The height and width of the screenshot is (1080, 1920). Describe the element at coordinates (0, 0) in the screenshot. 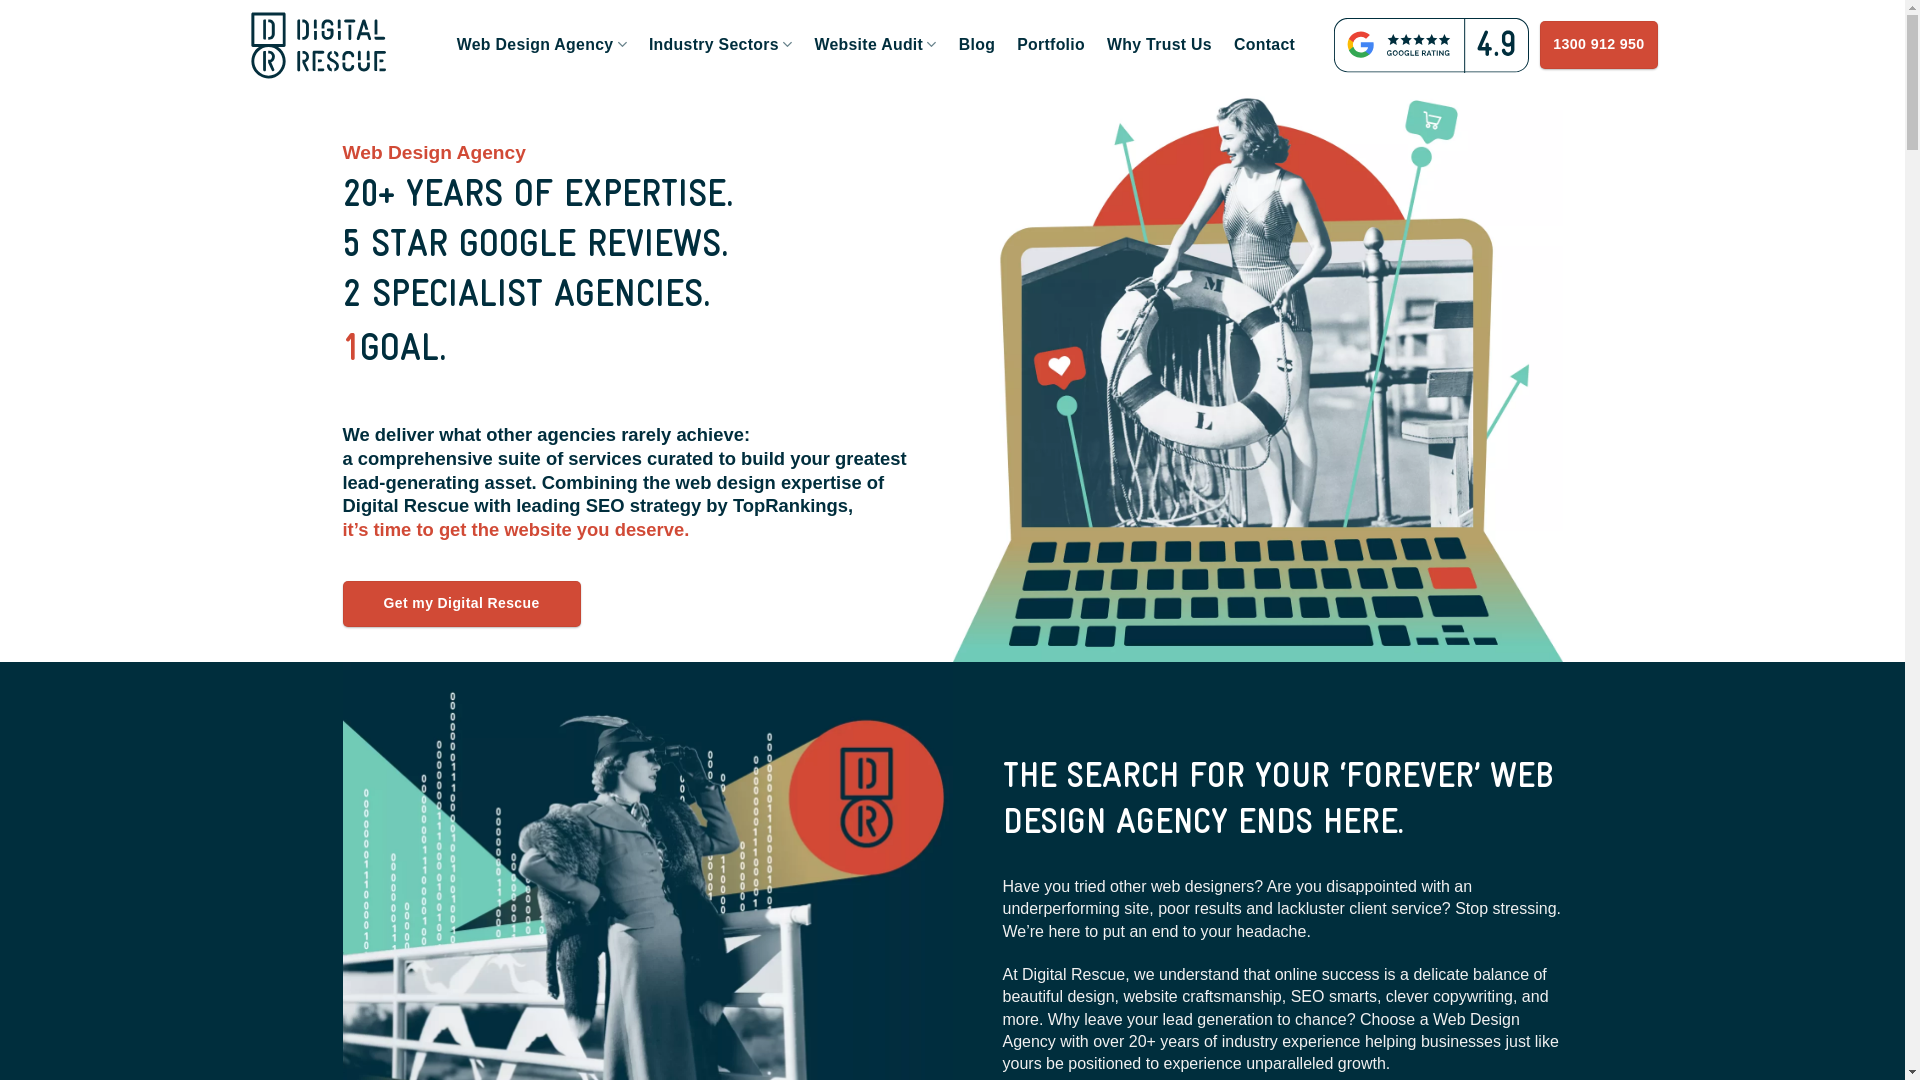

I see `'Skip to content'` at that location.